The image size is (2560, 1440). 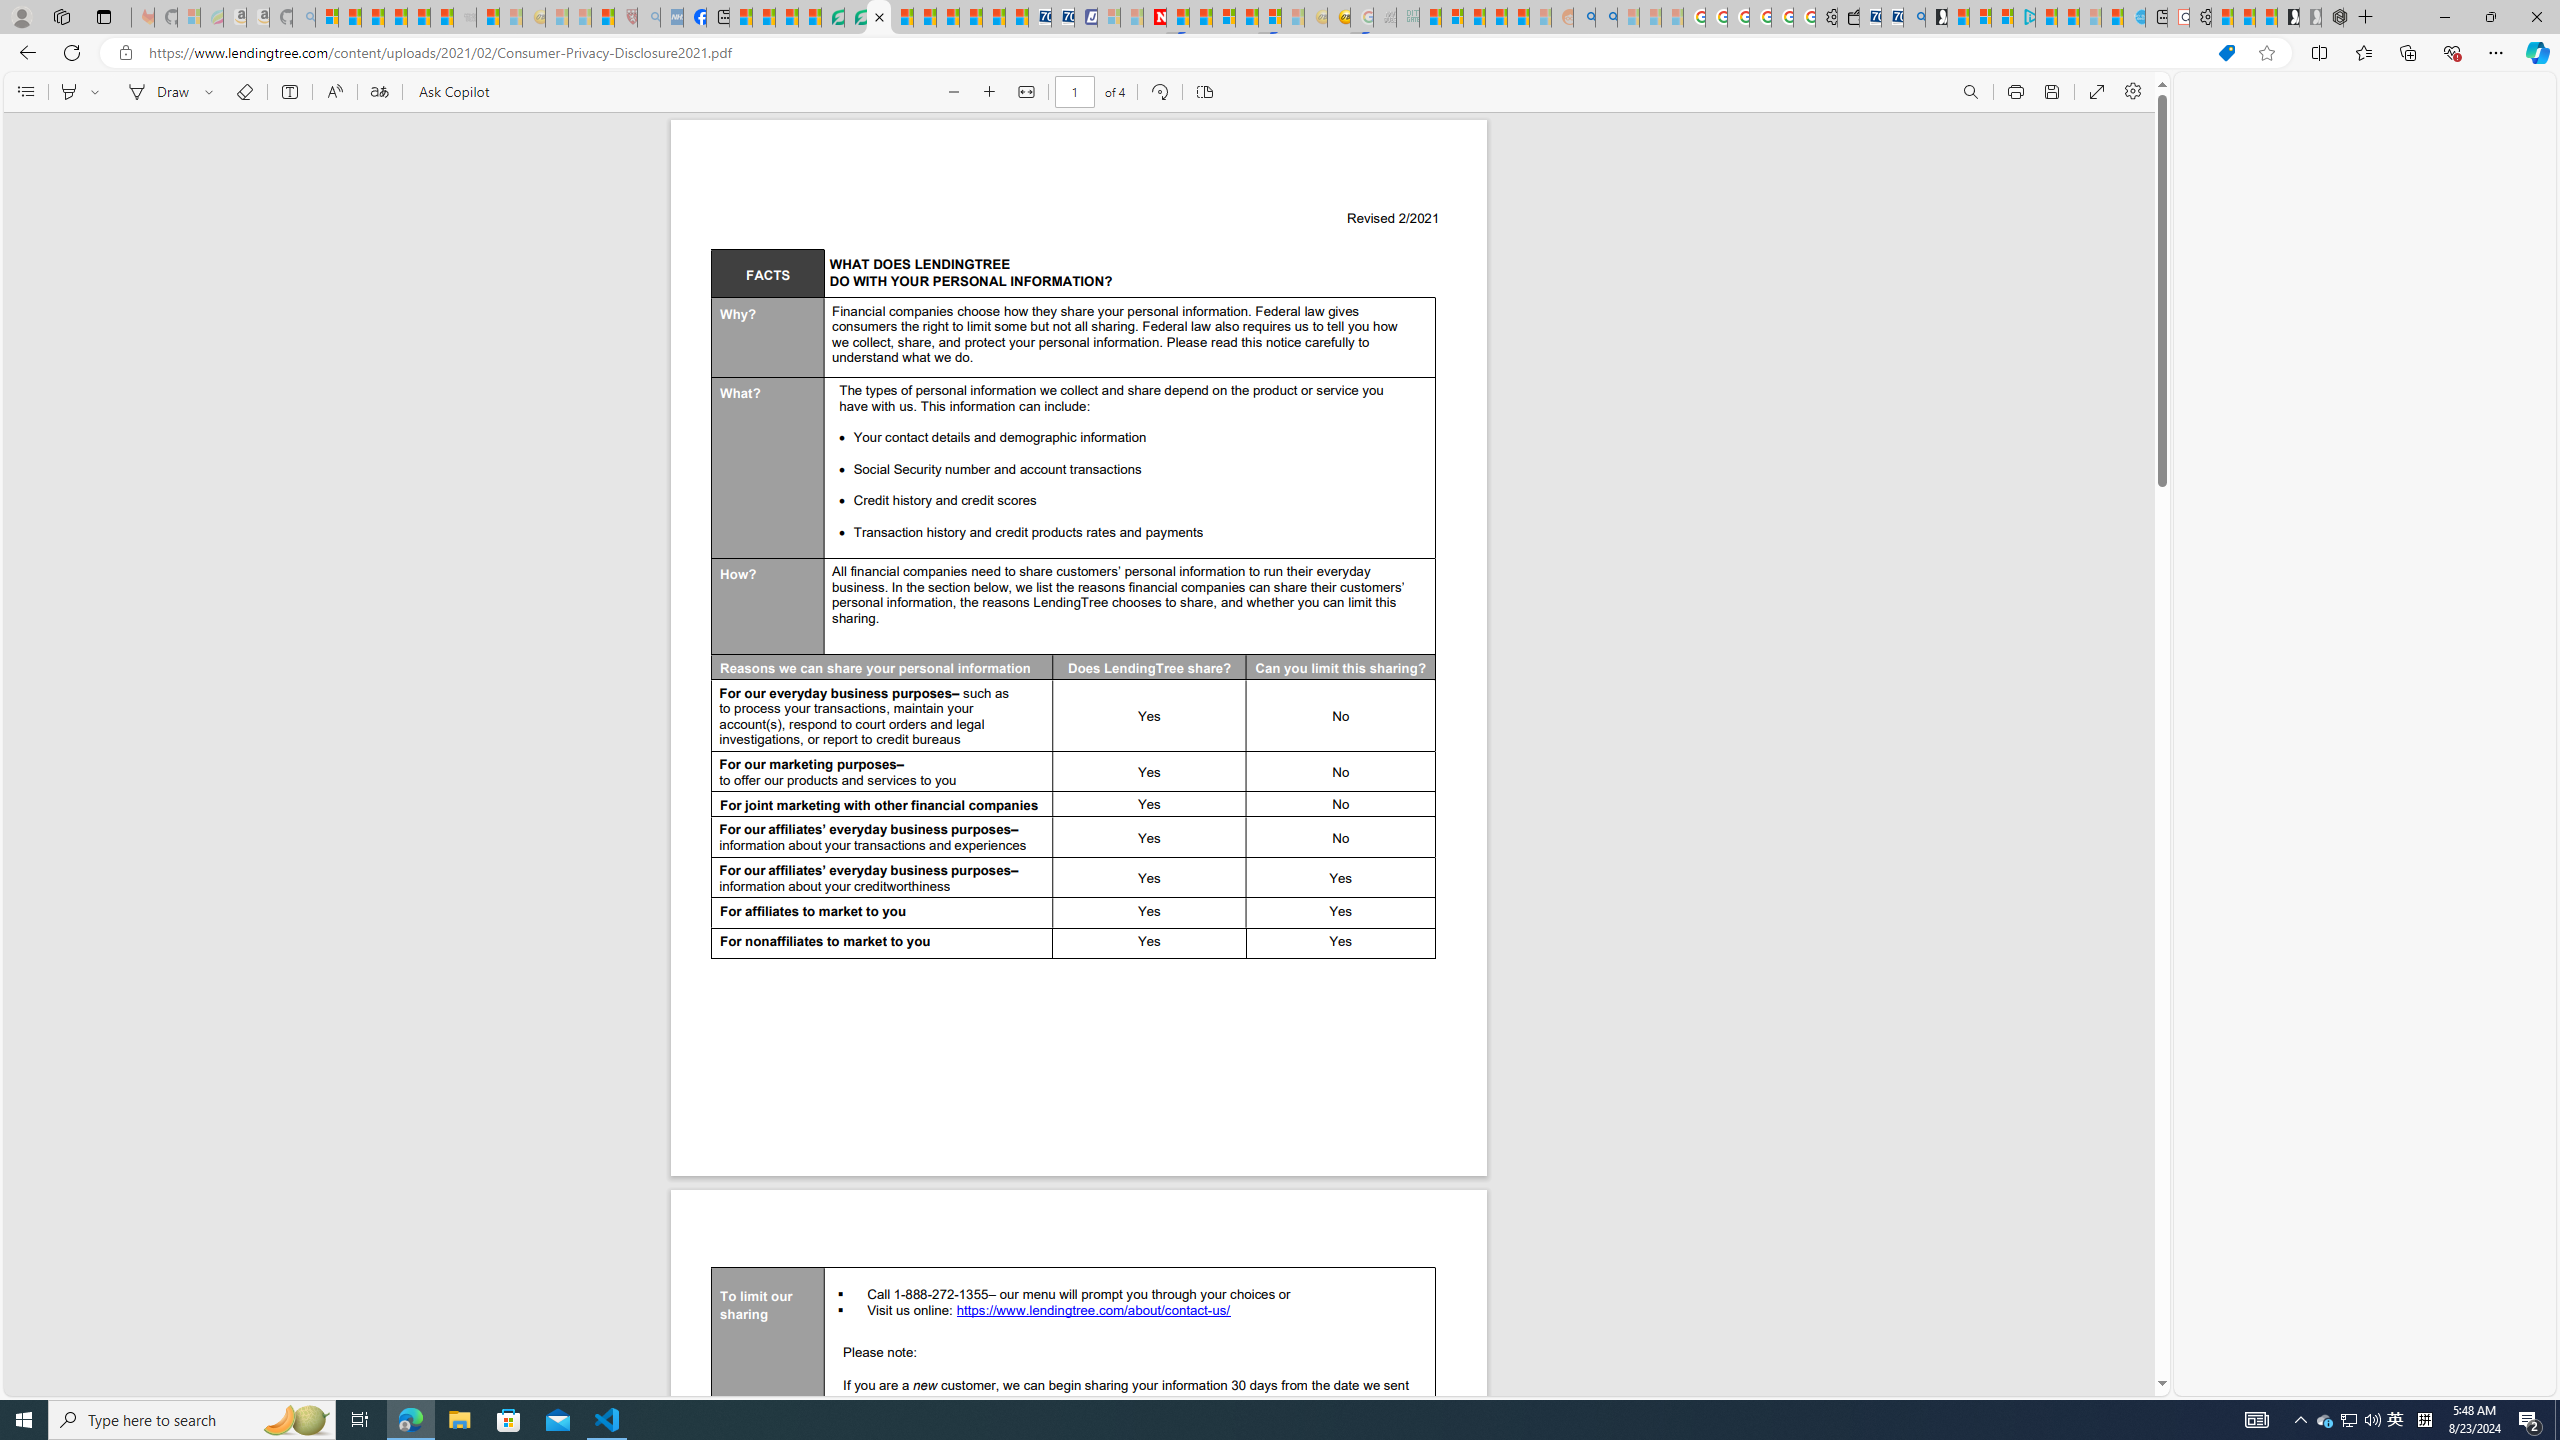 What do you see at coordinates (2090, 16) in the screenshot?
I see `'Microsoft Start - Sleeping'` at bounding box center [2090, 16].